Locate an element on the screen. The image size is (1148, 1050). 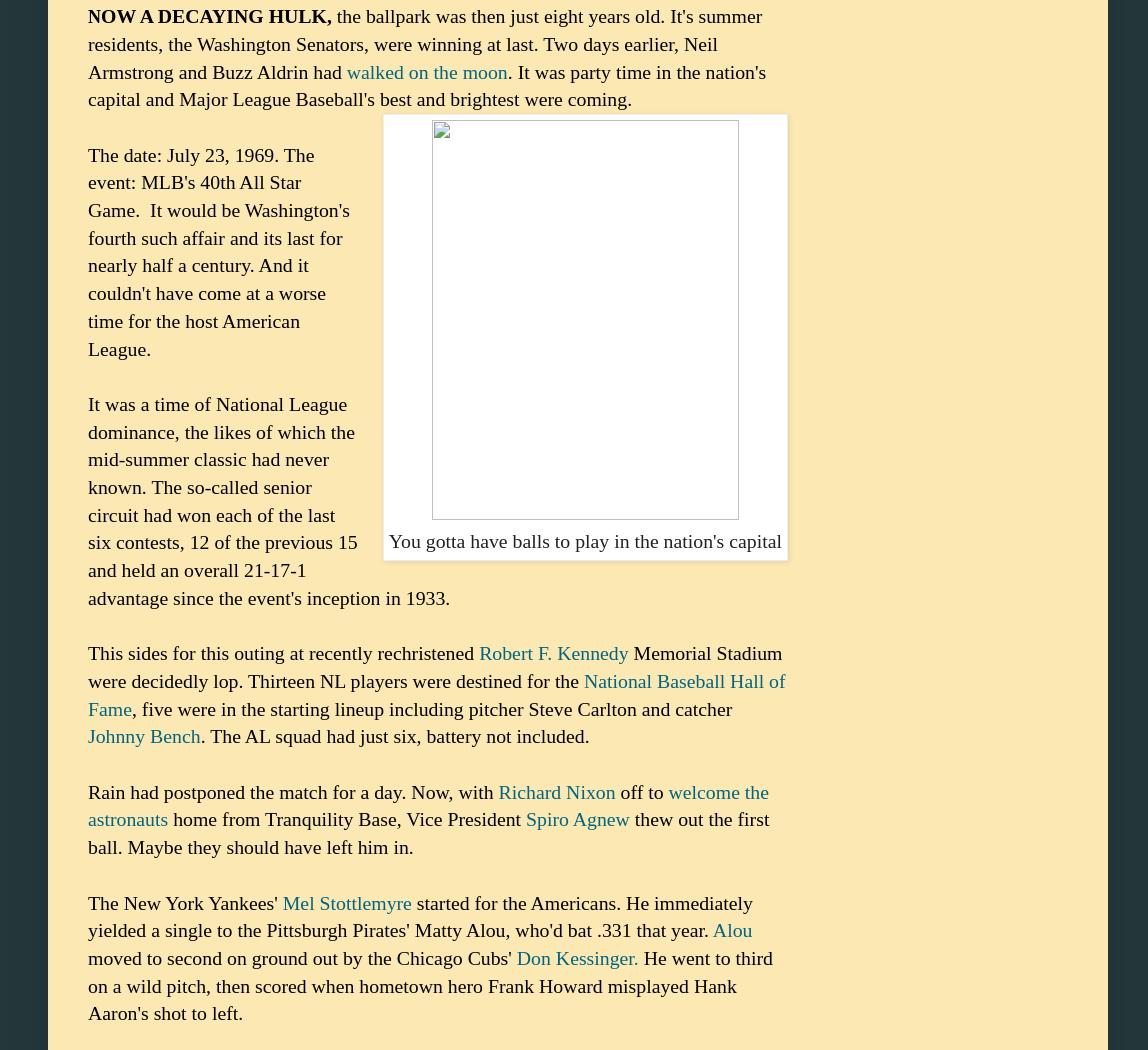
'Don Kessinger.' is located at coordinates (576, 957).